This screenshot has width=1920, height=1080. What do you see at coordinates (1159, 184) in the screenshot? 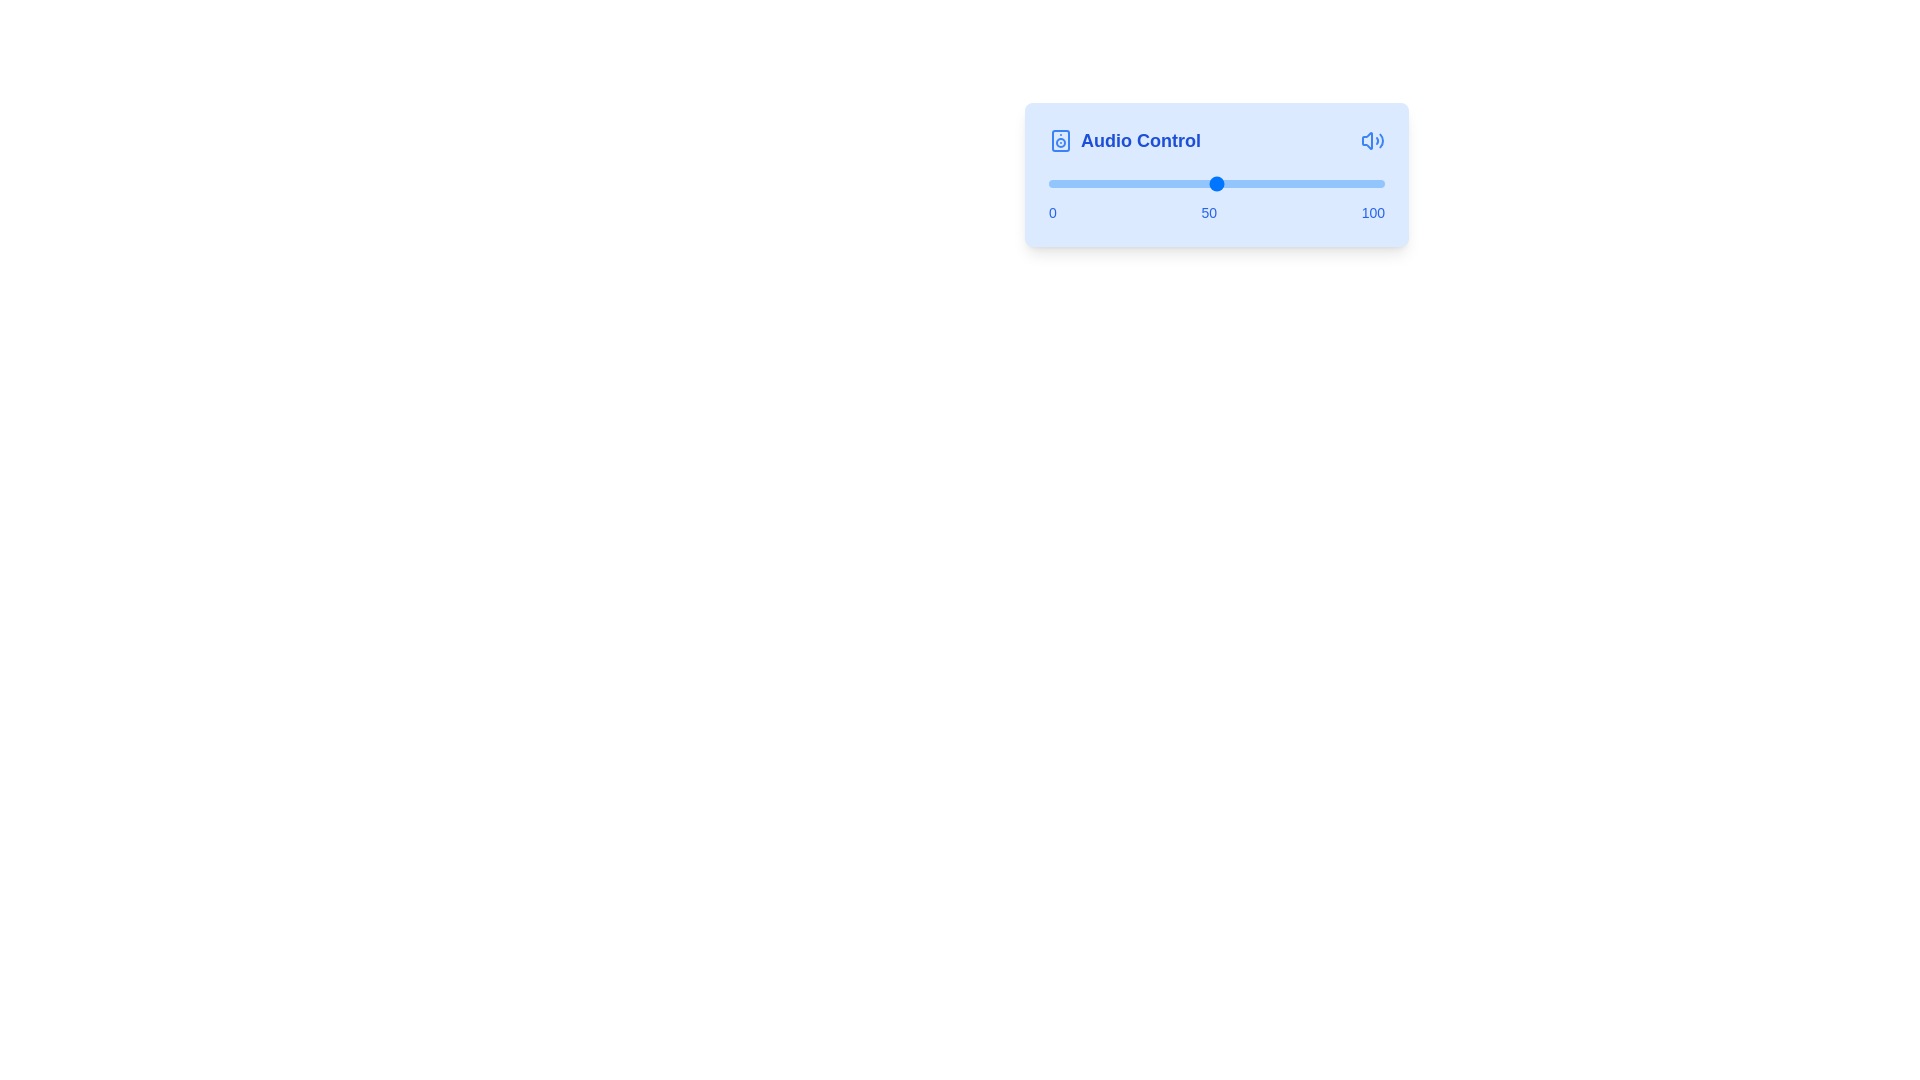
I see `the audio level` at bounding box center [1159, 184].